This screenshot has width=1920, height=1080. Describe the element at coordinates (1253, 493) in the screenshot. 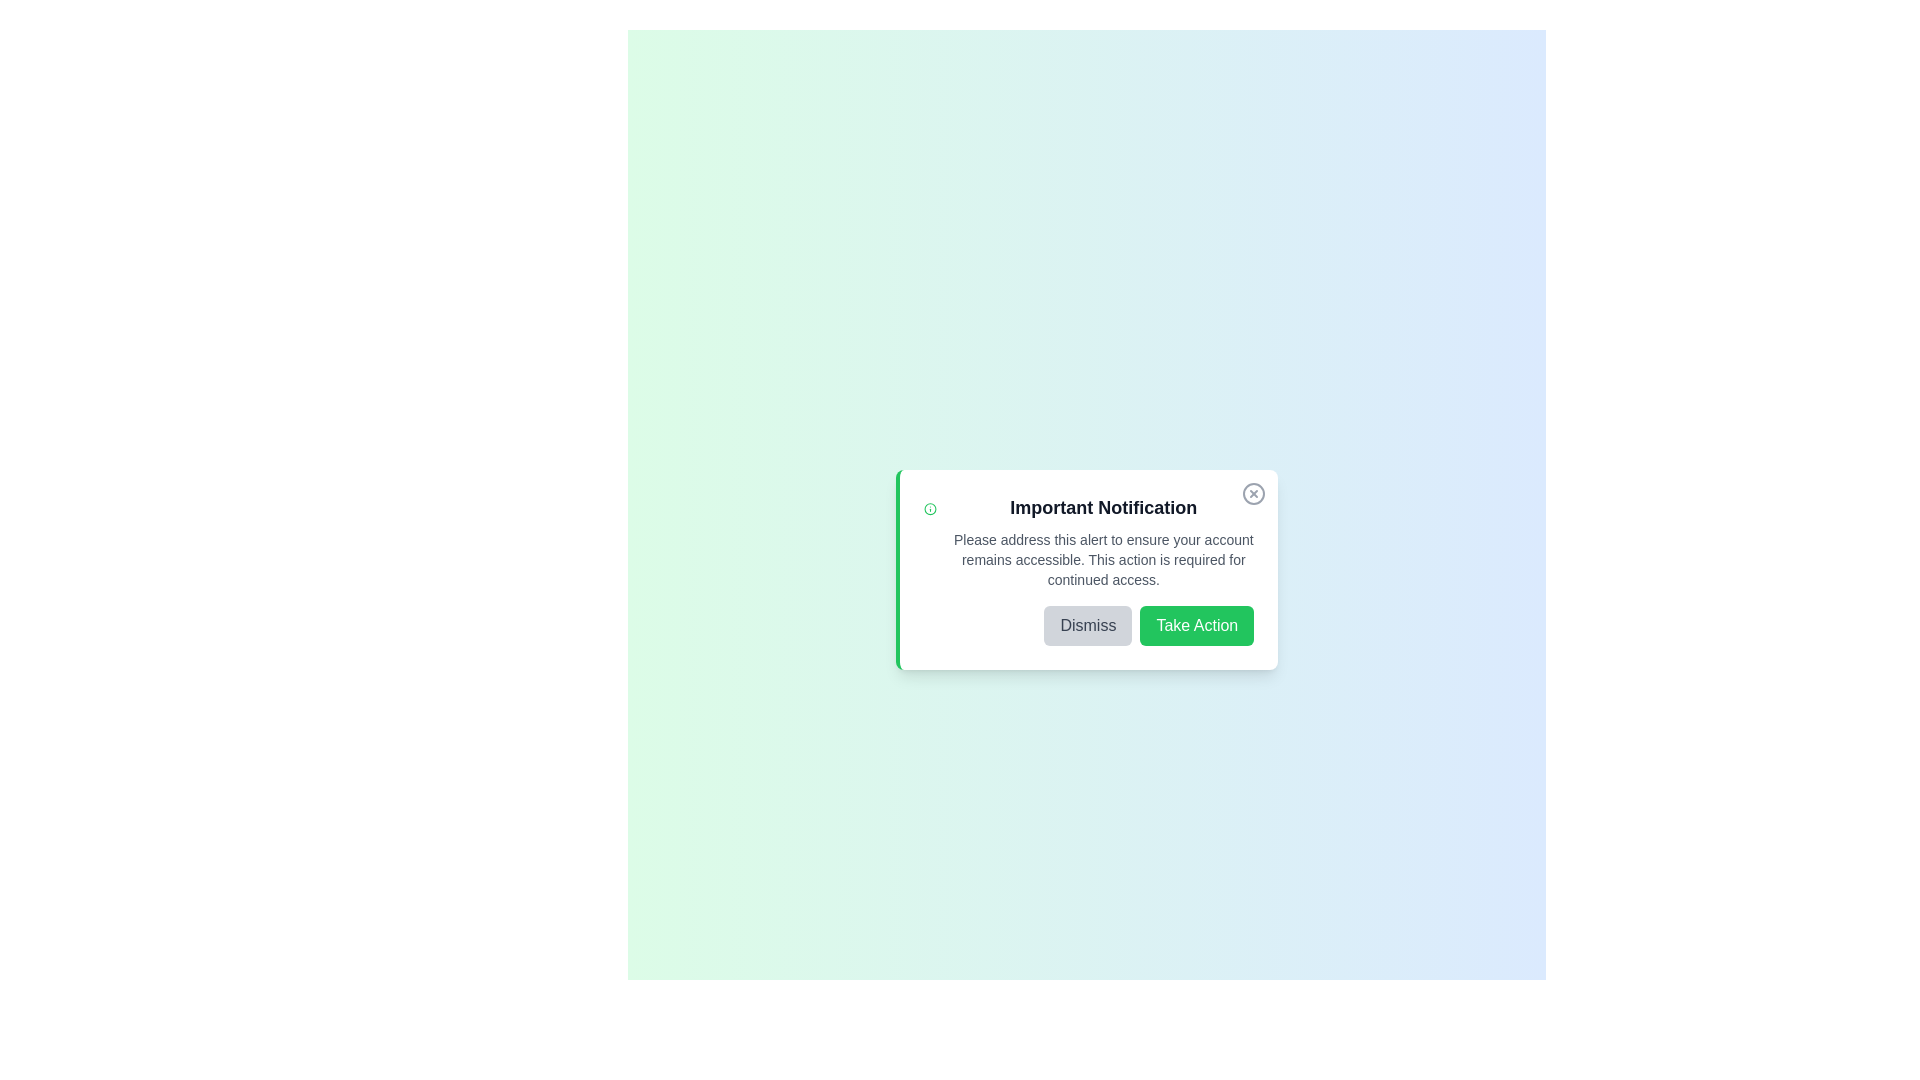

I see `the close button to hide the alert` at that location.